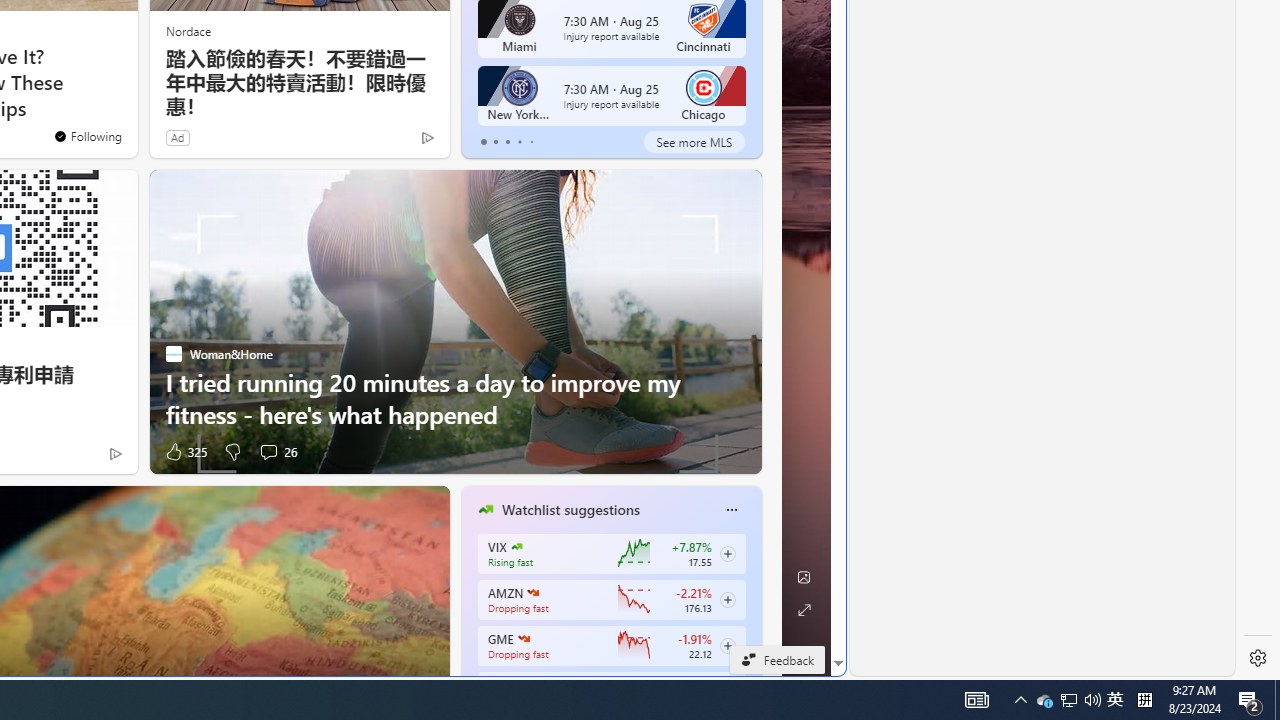  What do you see at coordinates (523, 639) in the screenshot?
I see `'GAMESTOP CORP.'` at bounding box center [523, 639].